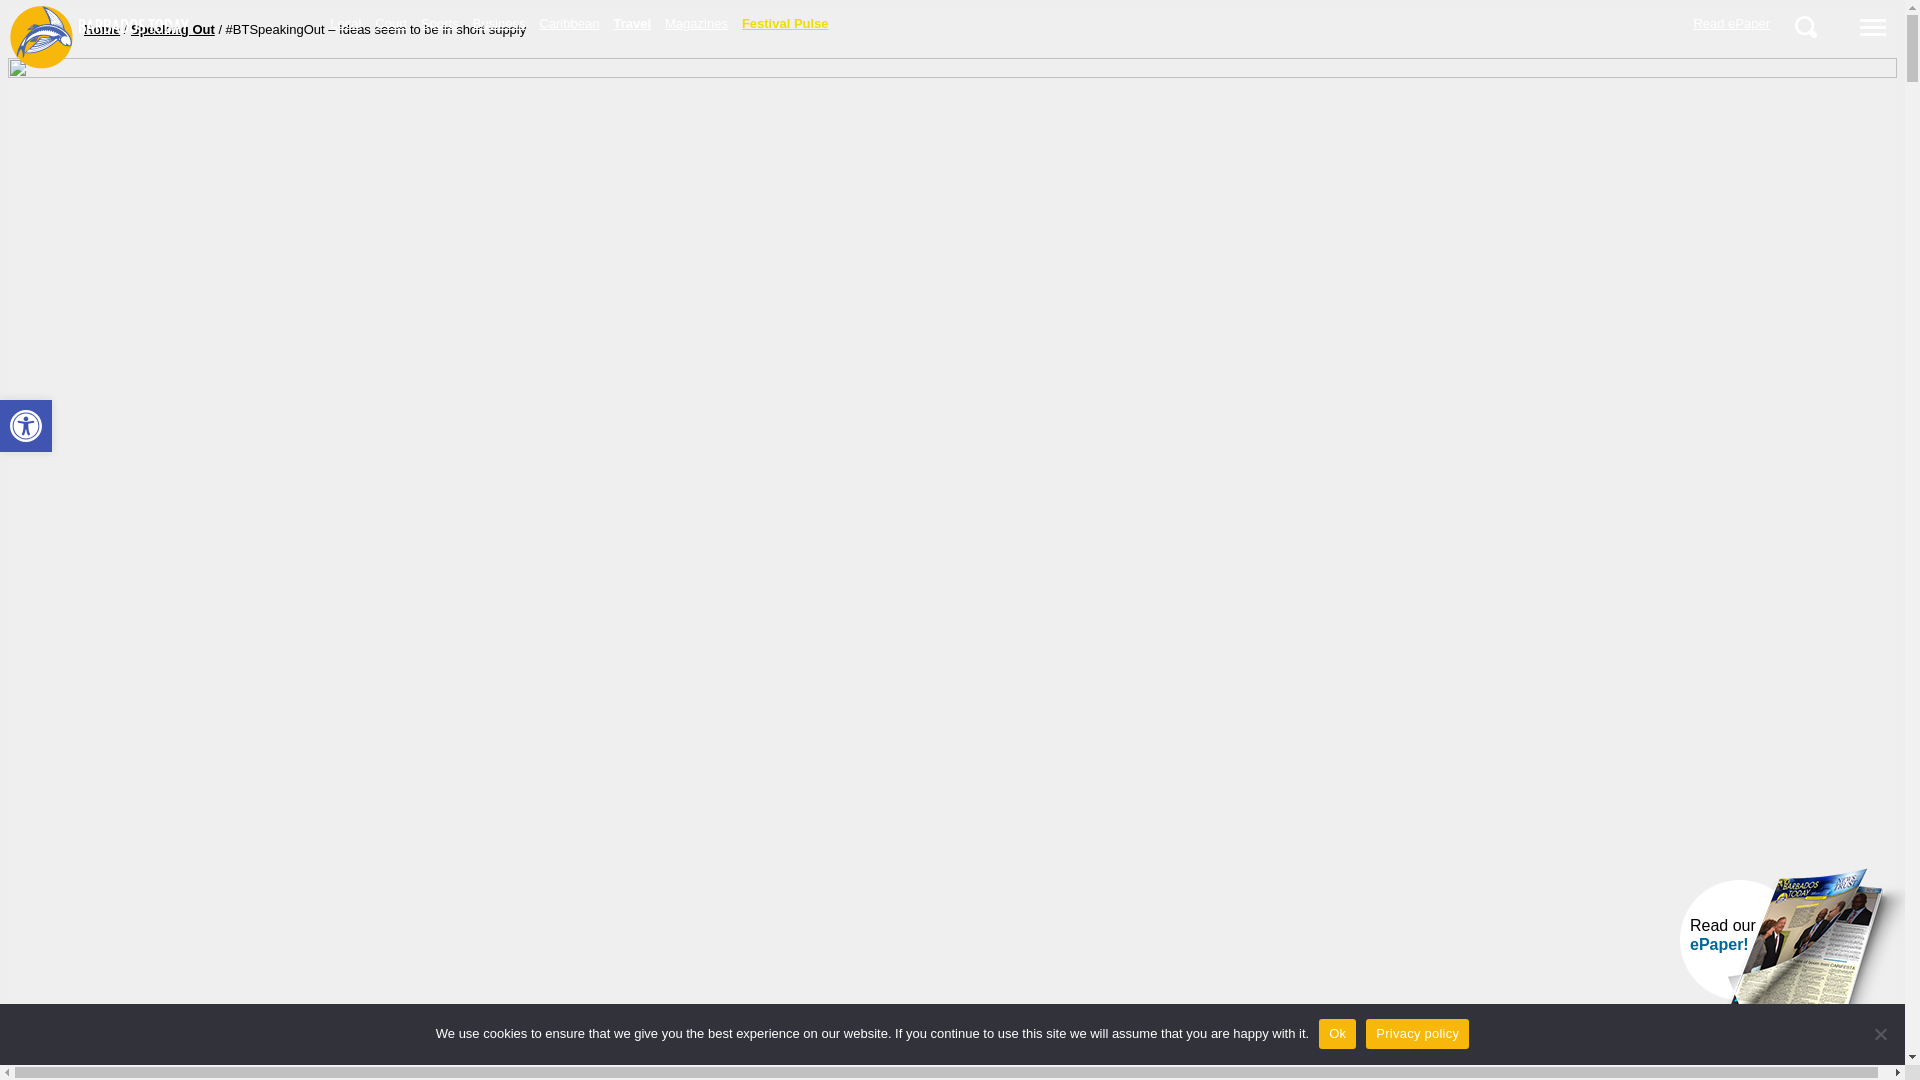 The width and height of the screenshot is (1920, 1080). What do you see at coordinates (1416, 1033) in the screenshot?
I see `'Privacy policy'` at bounding box center [1416, 1033].